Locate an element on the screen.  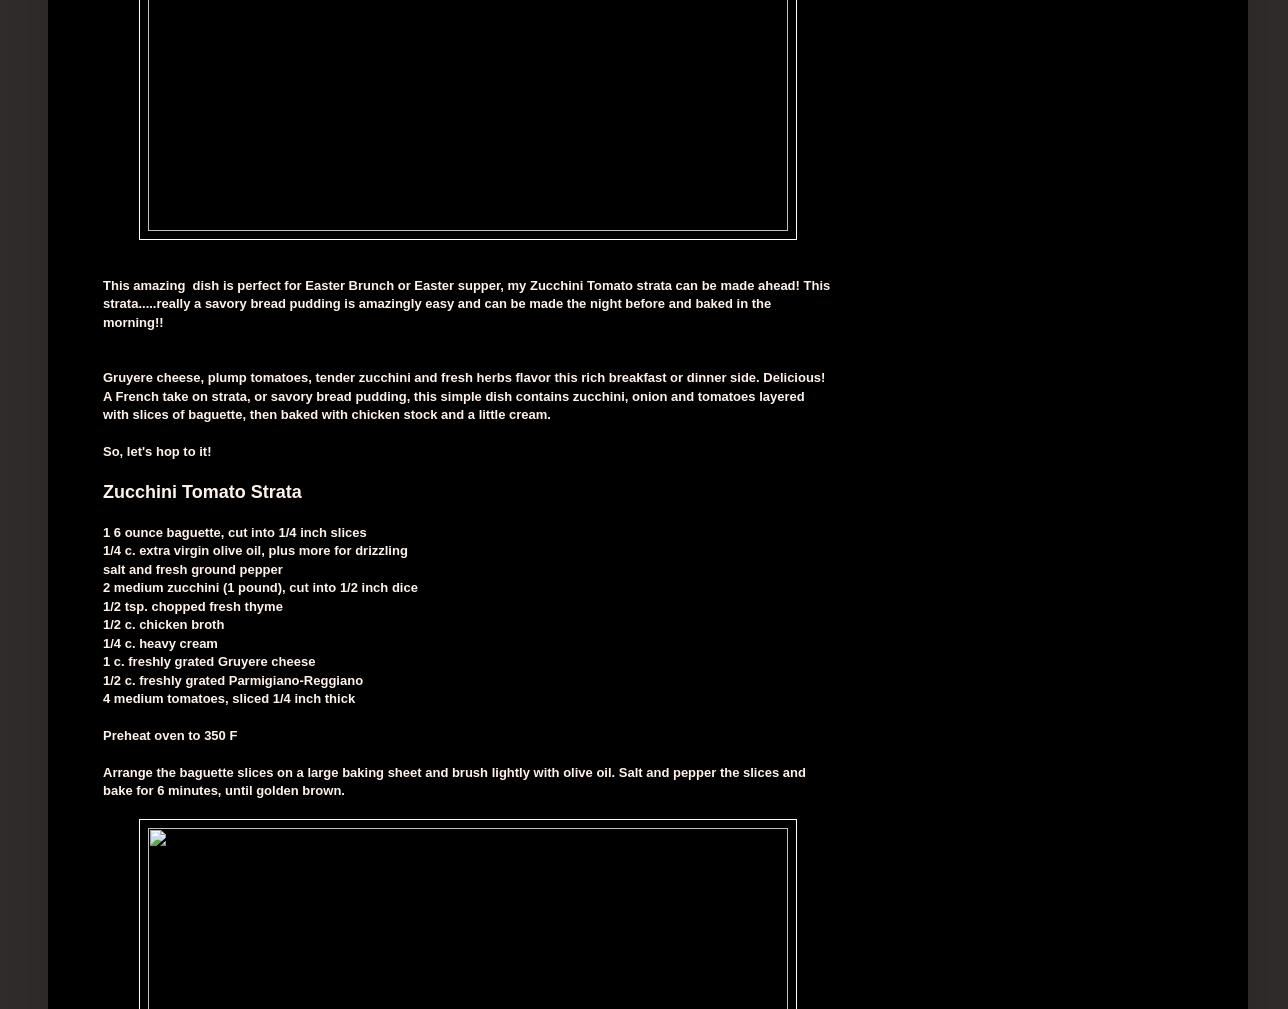
'Arrange the baguette slices on a large baking sheet and brush lightly with olive oil. Salt and pepper the slices and bake for 6 minutes, until golden brown.' is located at coordinates (103, 780).